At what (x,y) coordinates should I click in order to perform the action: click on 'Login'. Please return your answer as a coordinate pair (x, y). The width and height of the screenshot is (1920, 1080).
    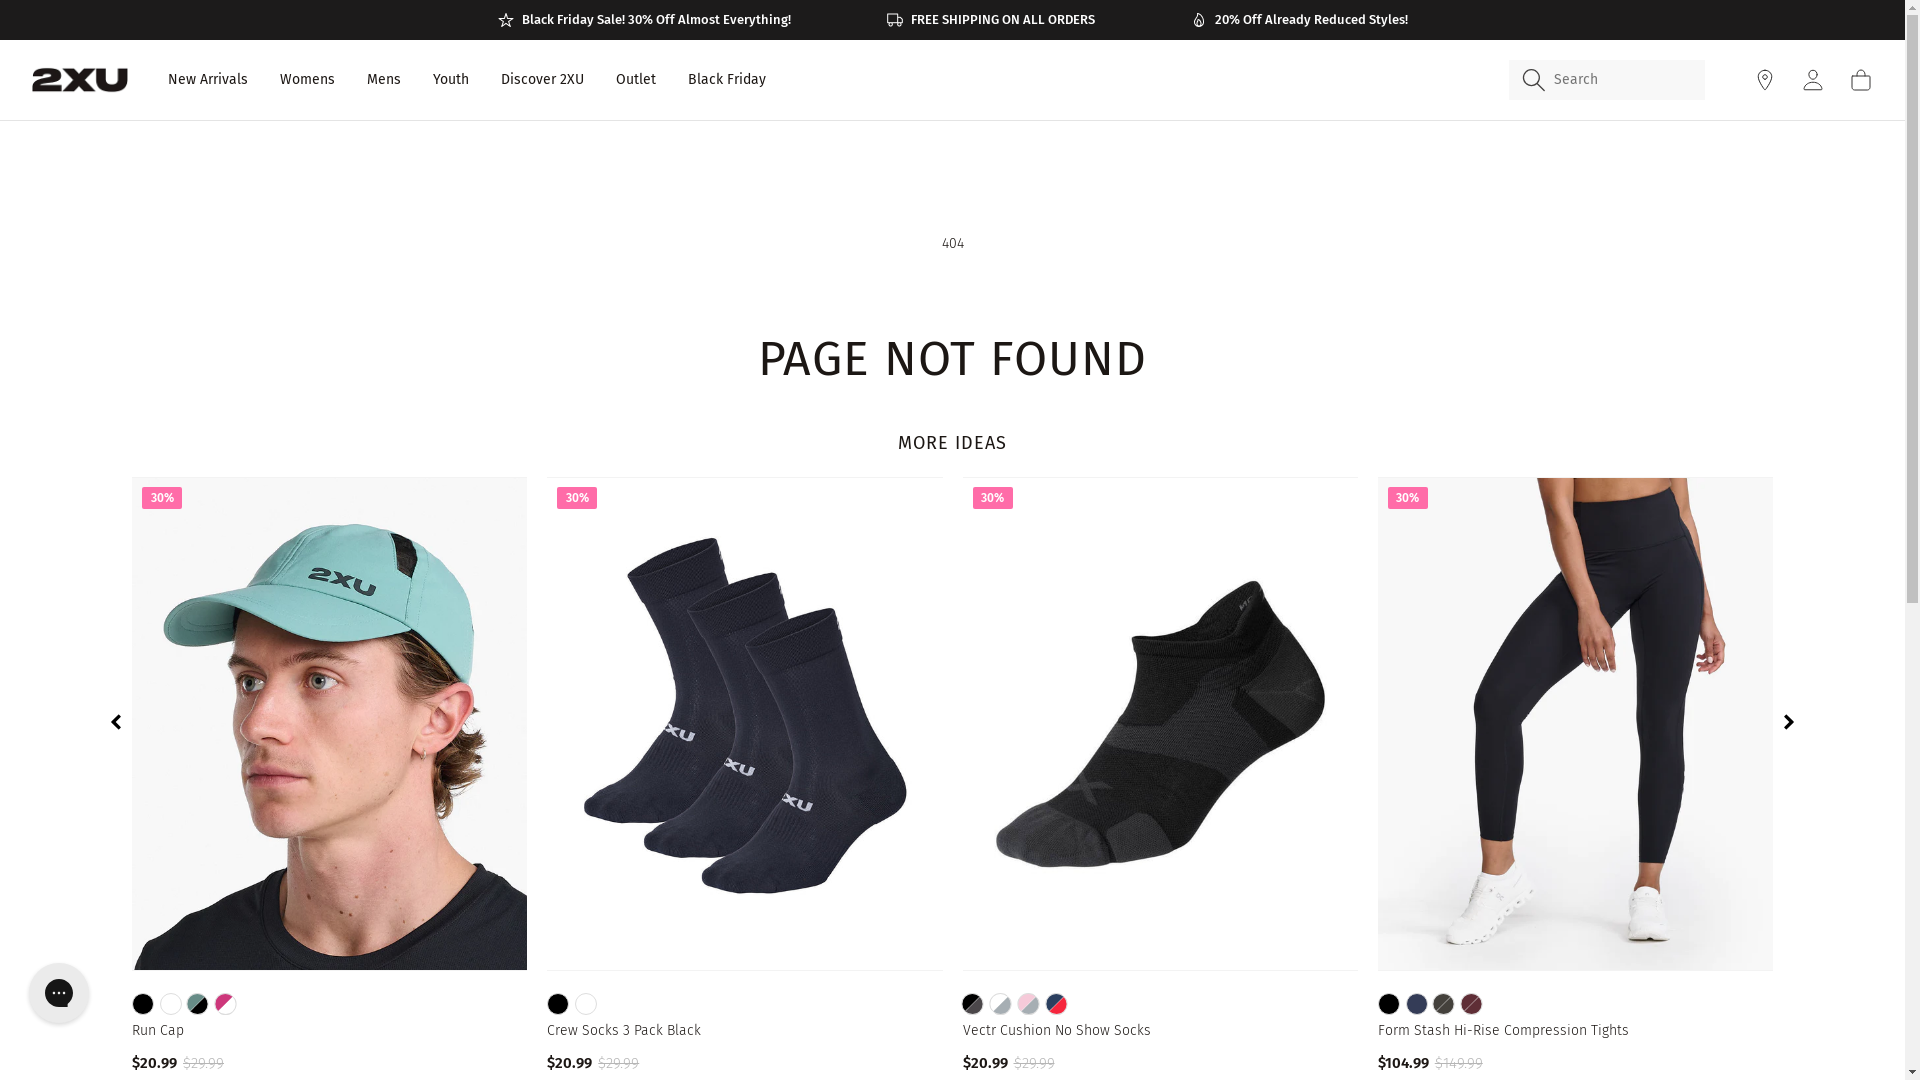
    Looking at the image, I should click on (1800, 79).